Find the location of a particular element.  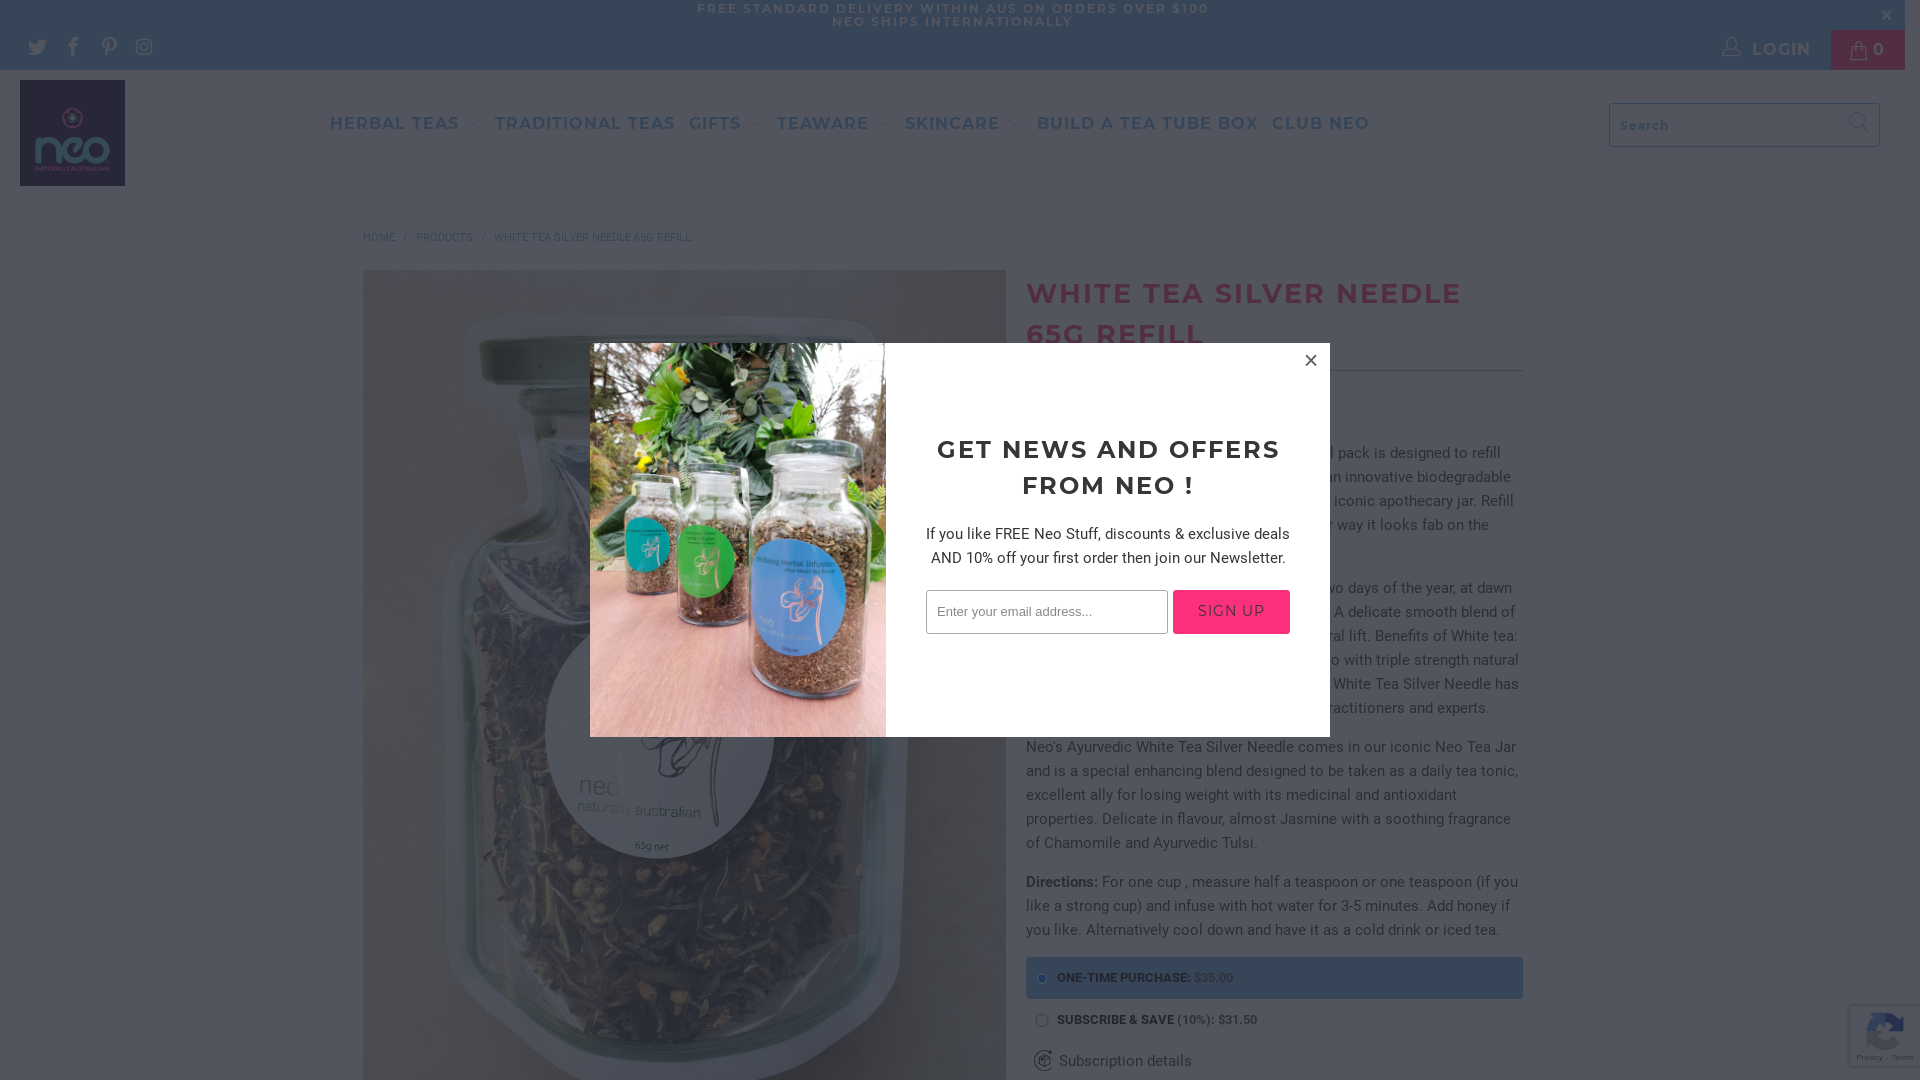

'SKINCARE' is located at coordinates (963, 124).